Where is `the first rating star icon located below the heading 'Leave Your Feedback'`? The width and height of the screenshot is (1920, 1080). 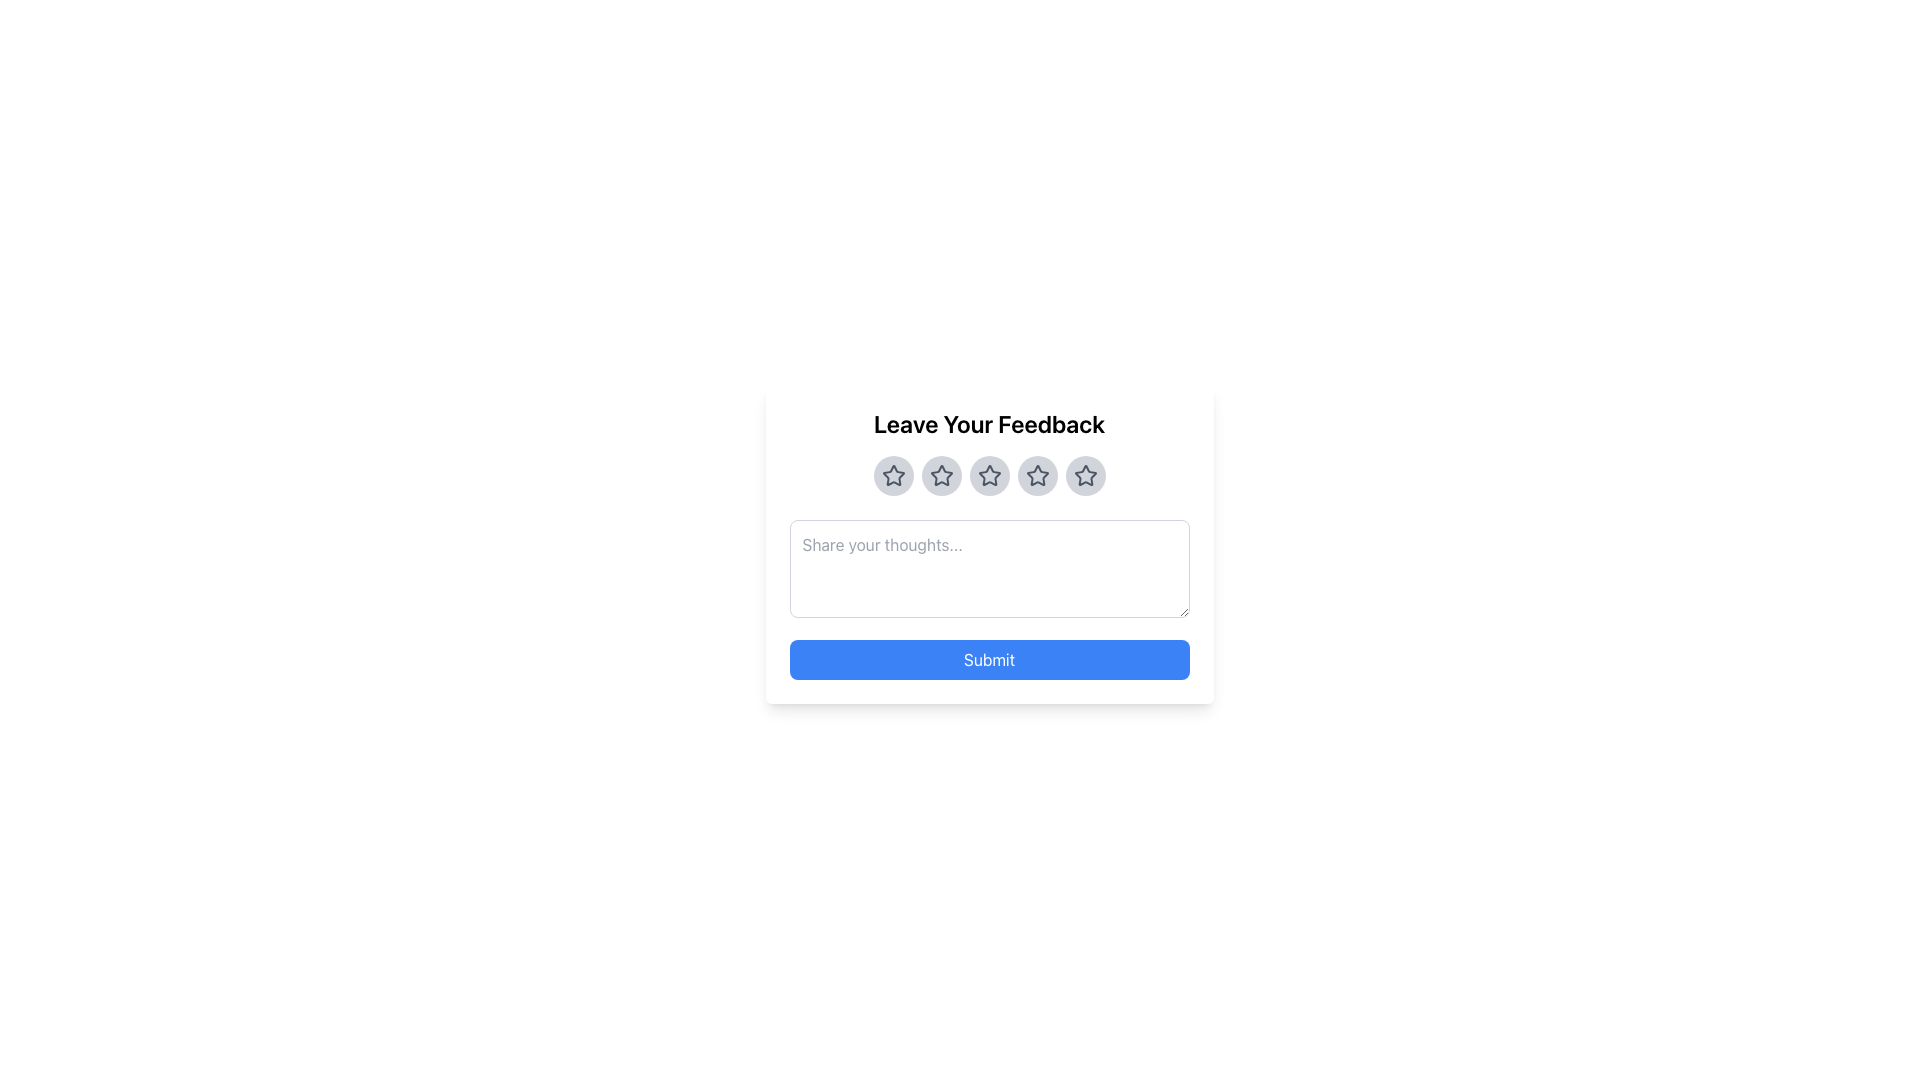
the first rating star icon located below the heading 'Leave Your Feedback' is located at coordinates (891, 474).